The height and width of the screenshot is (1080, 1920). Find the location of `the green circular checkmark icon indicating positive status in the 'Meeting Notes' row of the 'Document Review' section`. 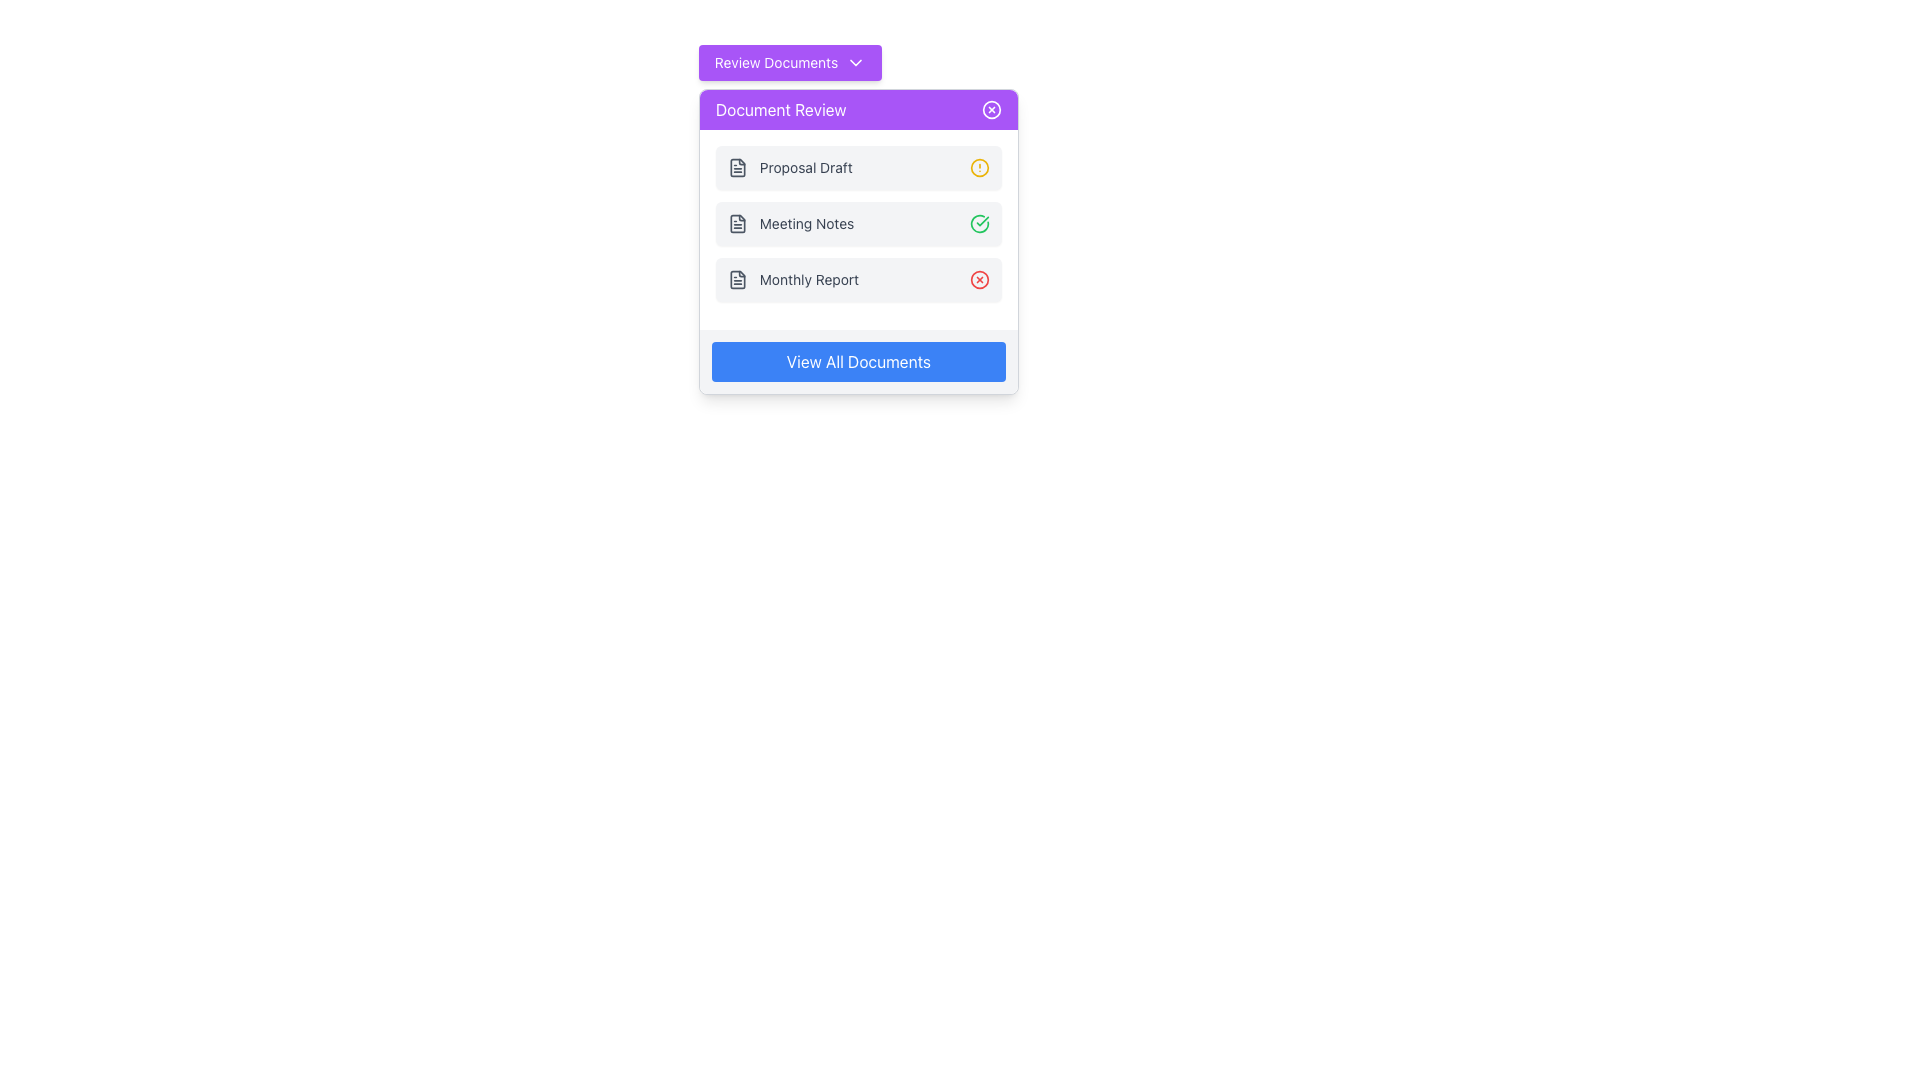

the green circular checkmark icon indicating positive status in the 'Meeting Notes' row of the 'Document Review' section is located at coordinates (979, 223).